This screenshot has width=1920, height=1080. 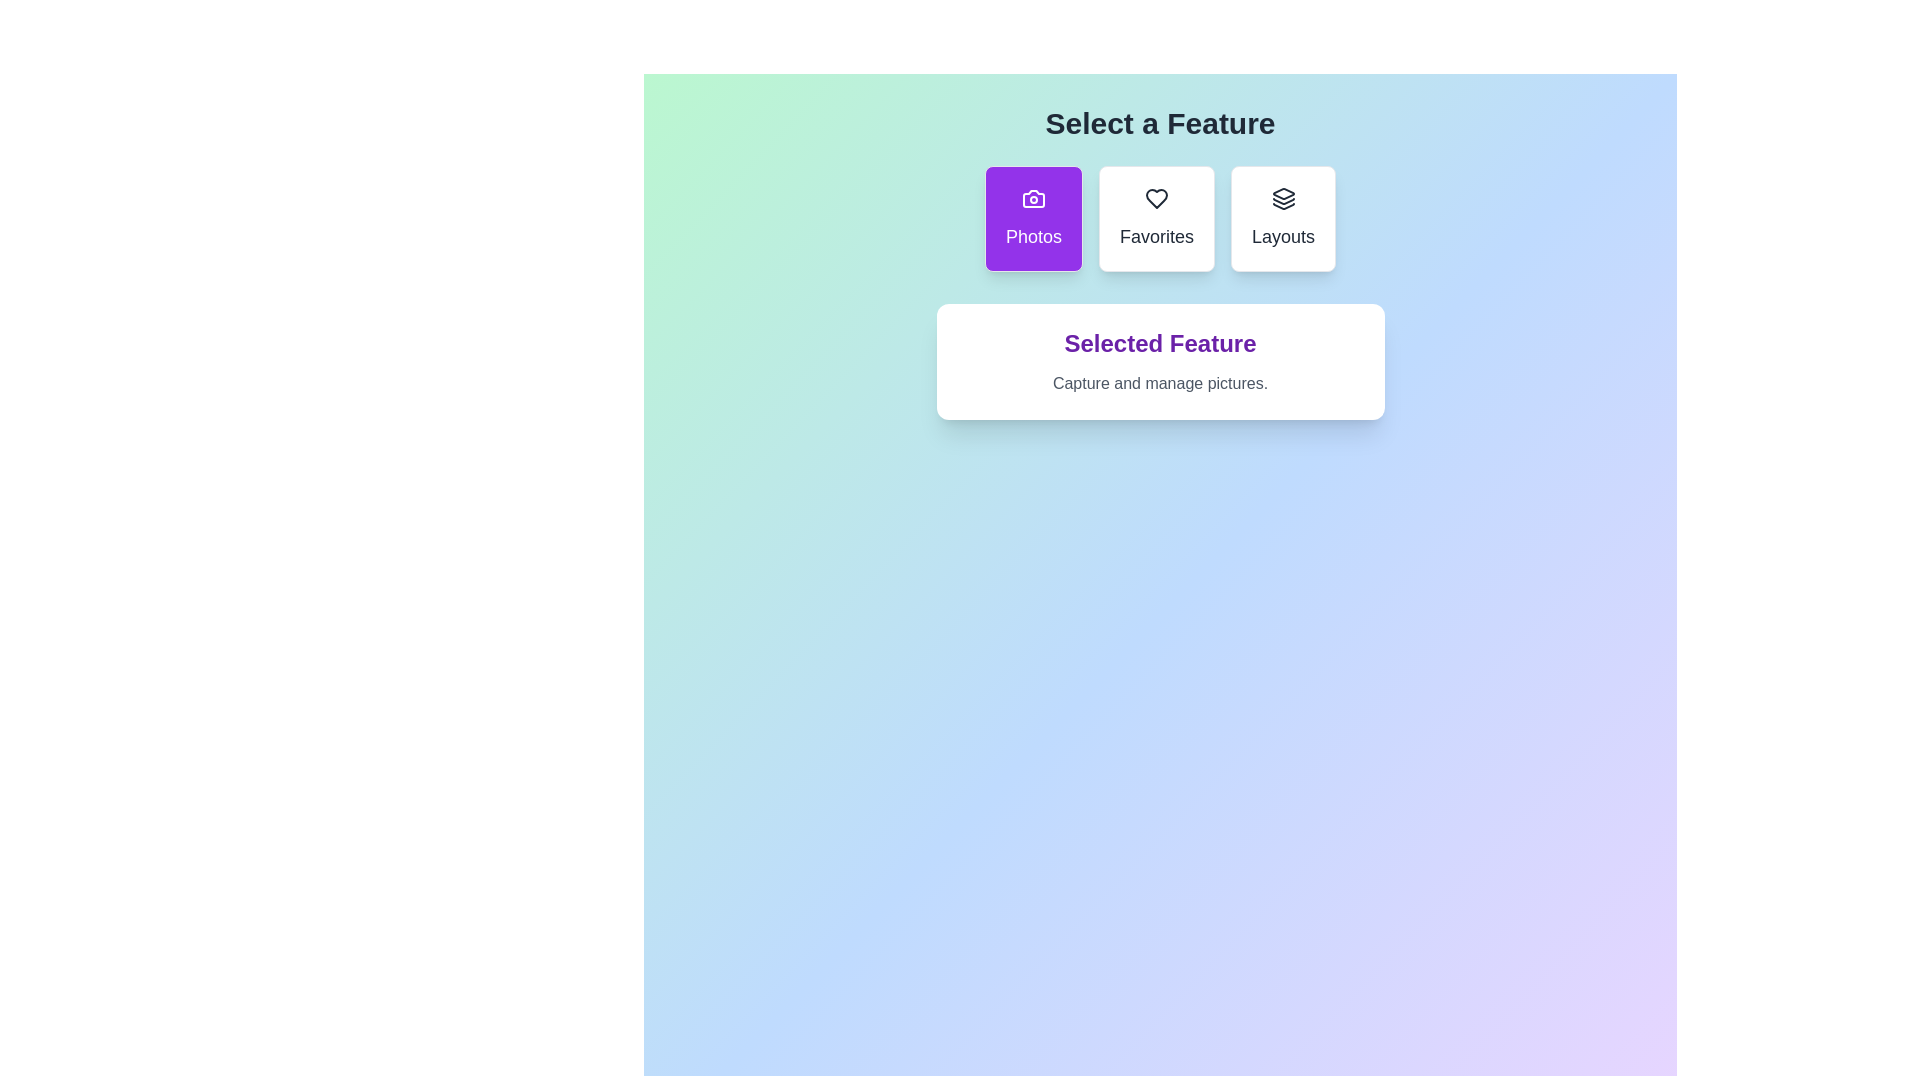 I want to click on the Layouts button to select it, so click(x=1283, y=219).